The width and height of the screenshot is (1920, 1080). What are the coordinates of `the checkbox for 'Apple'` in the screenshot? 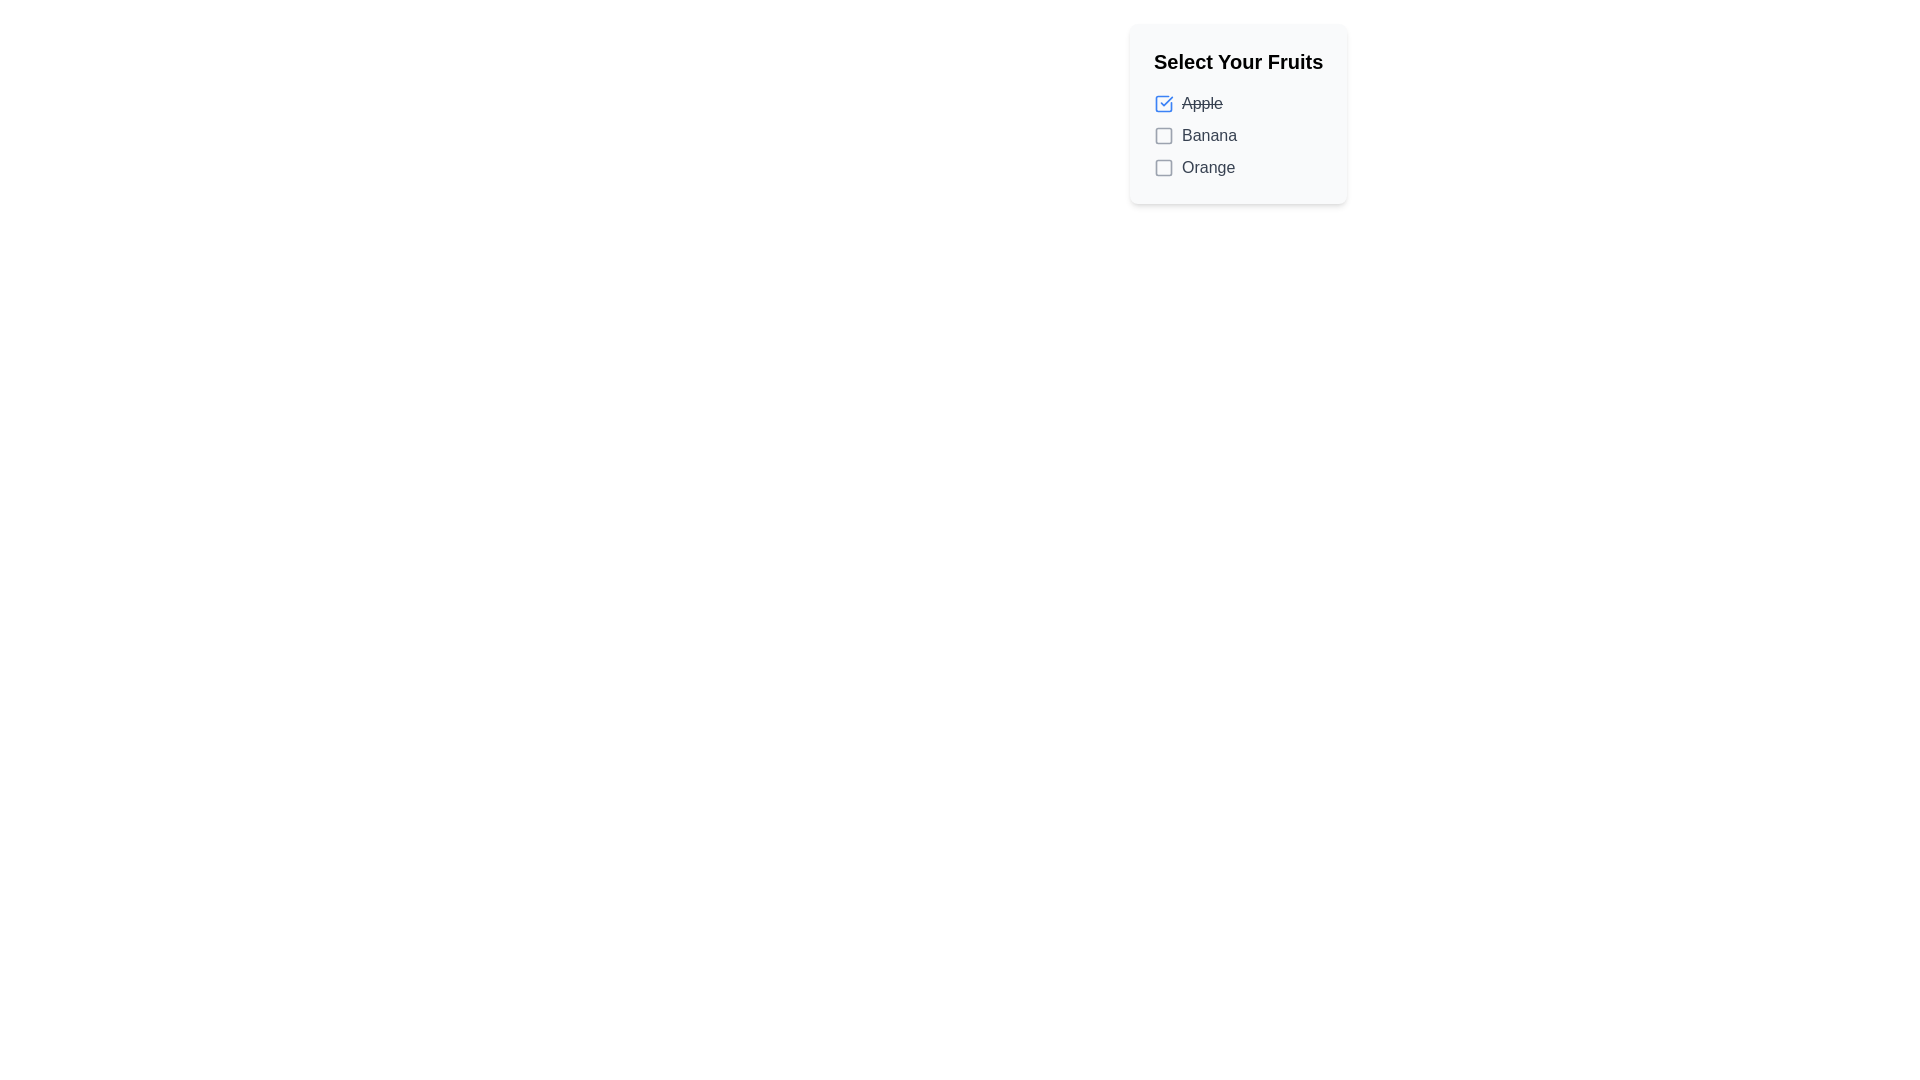 It's located at (1237, 104).